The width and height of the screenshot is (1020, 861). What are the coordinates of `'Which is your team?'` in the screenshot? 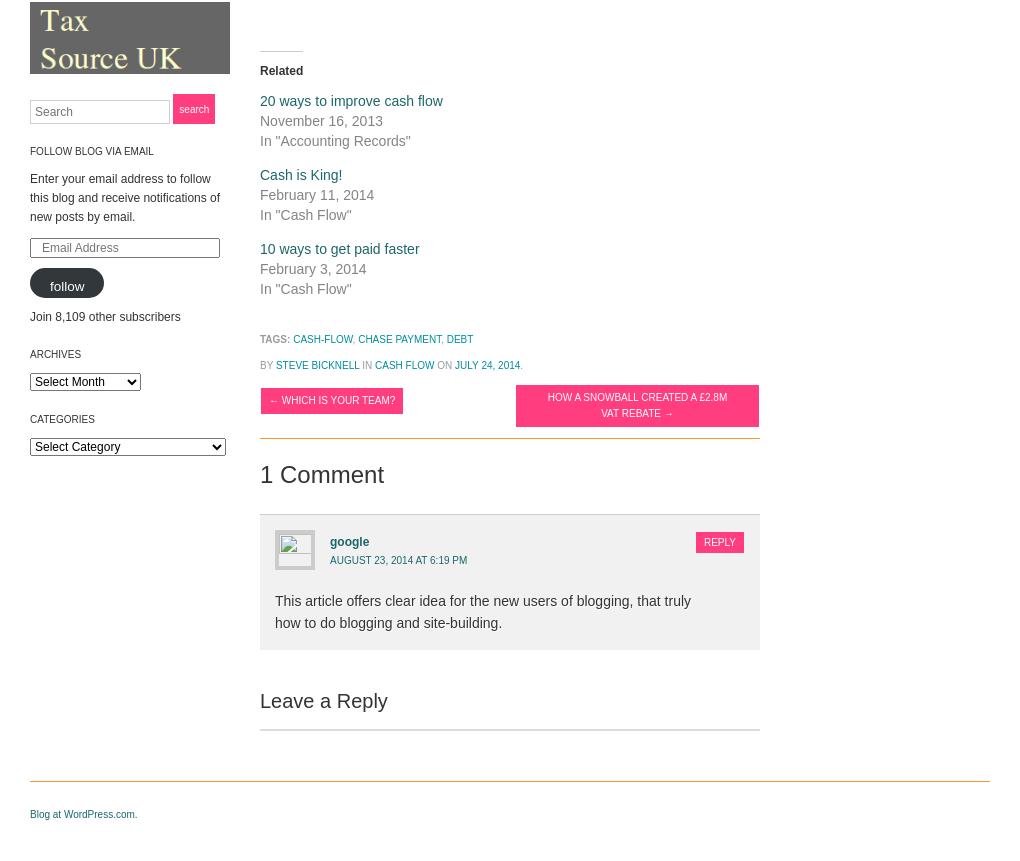 It's located at (337, 400).